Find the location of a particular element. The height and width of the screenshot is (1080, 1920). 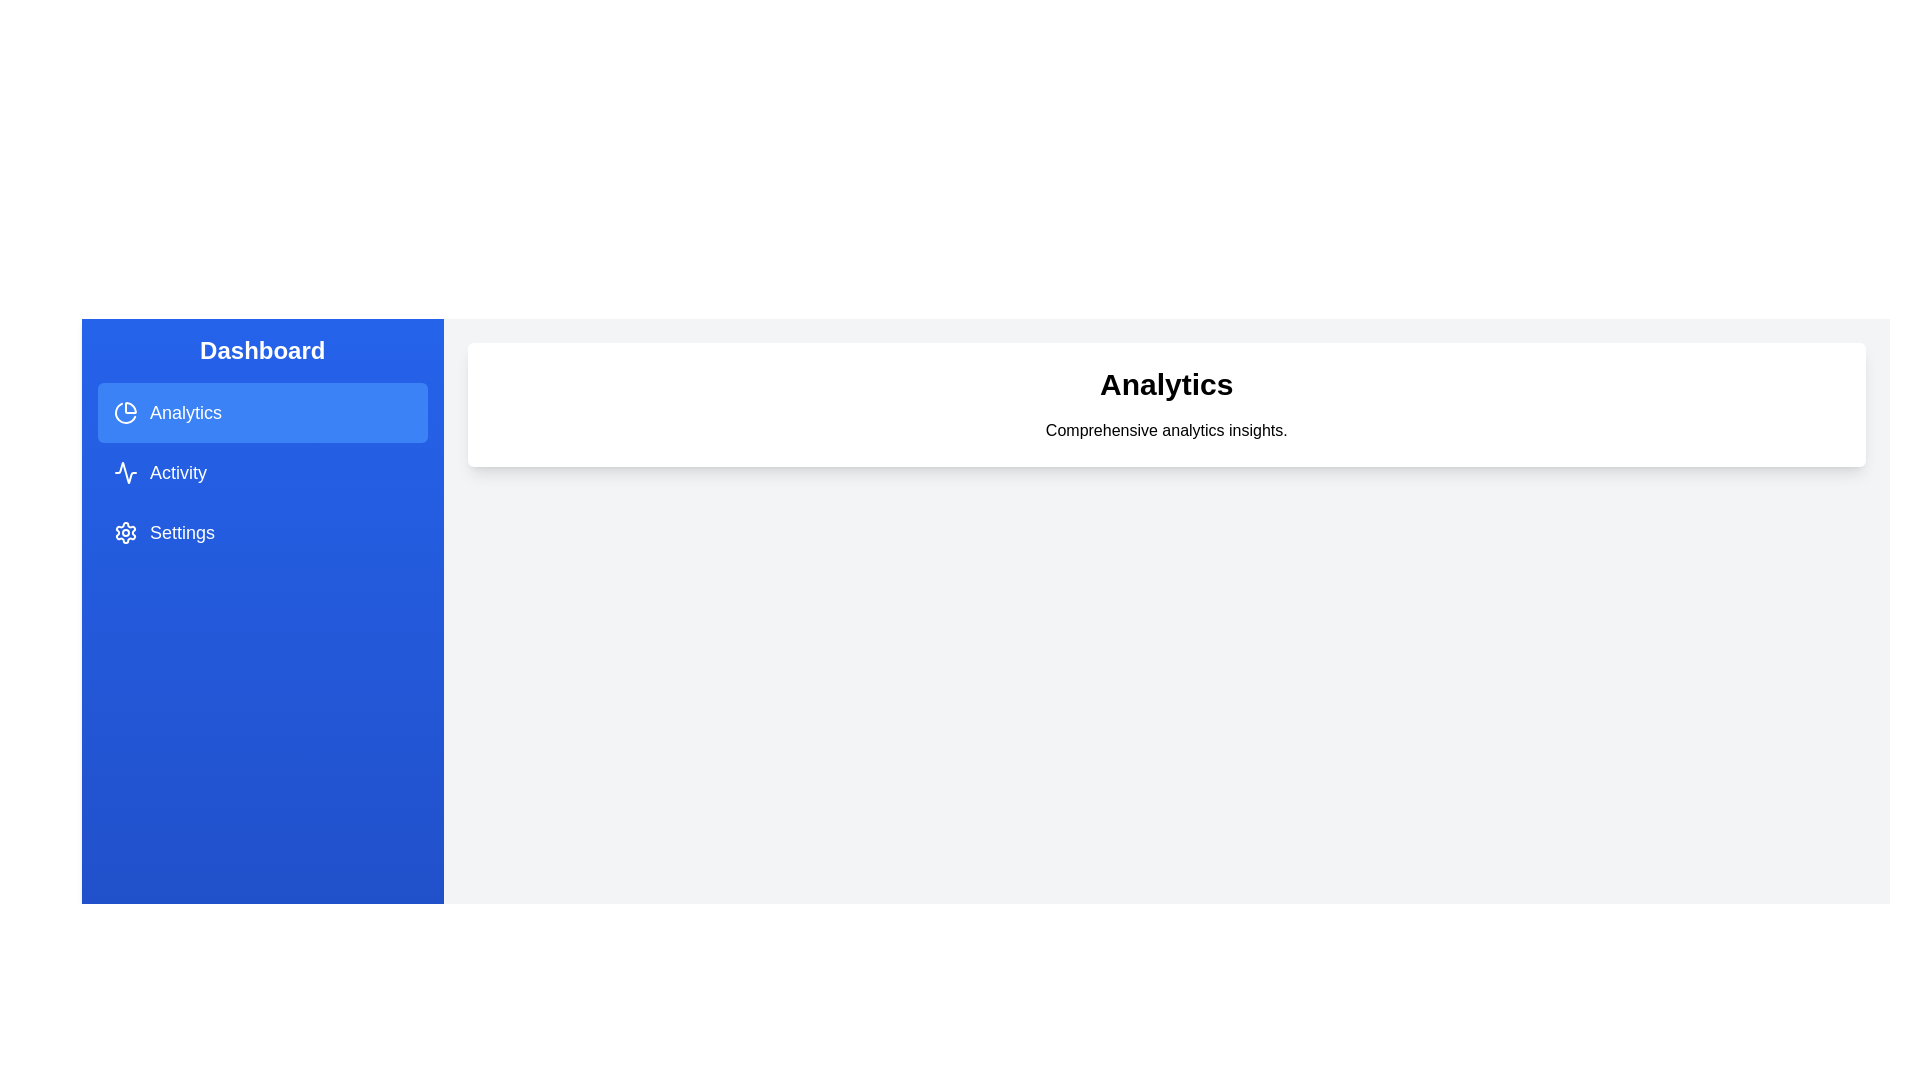

the navigational 'Activity' button located in the sidebar menu, which is positioned below the 'Analytics' button and above the 'Settings' button is located at coordinates (261, 473).